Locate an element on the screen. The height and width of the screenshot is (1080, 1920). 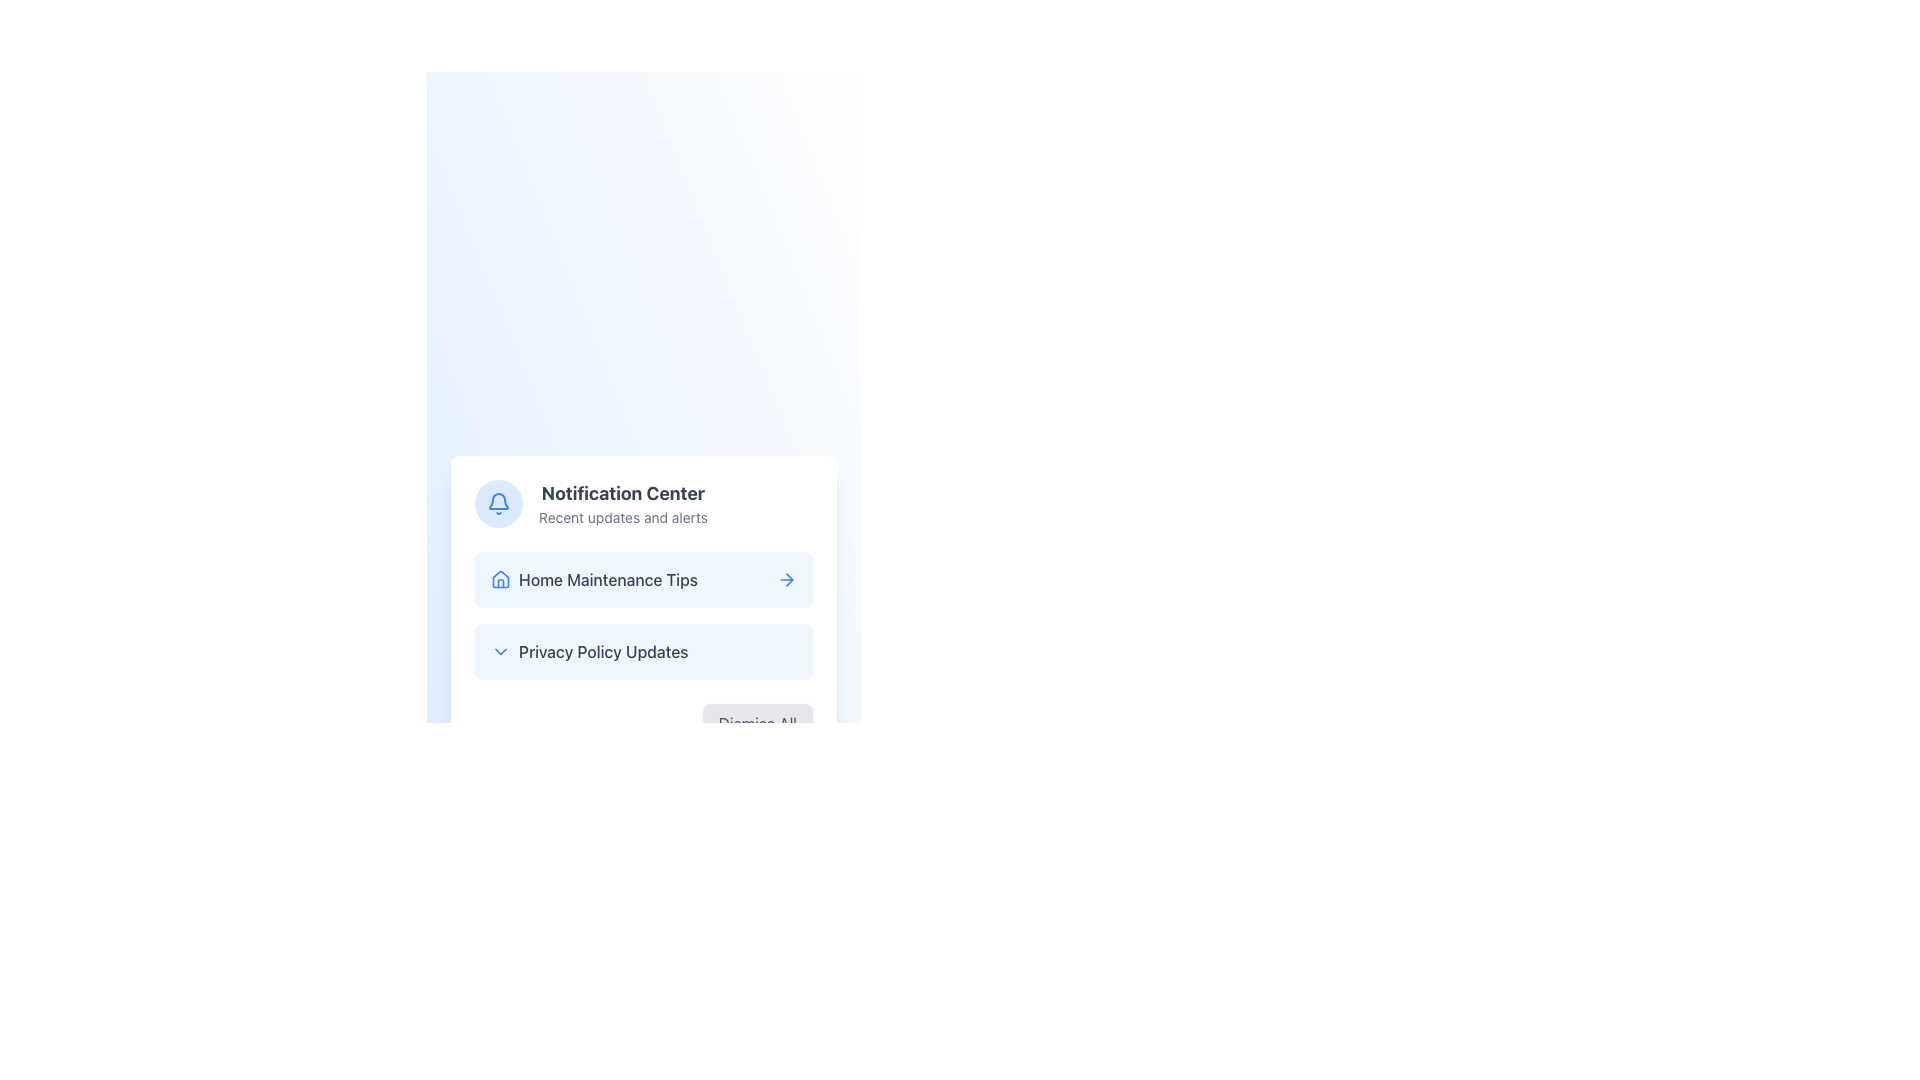
the subtitle text displaying 'Recent updates and alerts' located below the 'Notification Center' heading is located at coordinates (622, 516).